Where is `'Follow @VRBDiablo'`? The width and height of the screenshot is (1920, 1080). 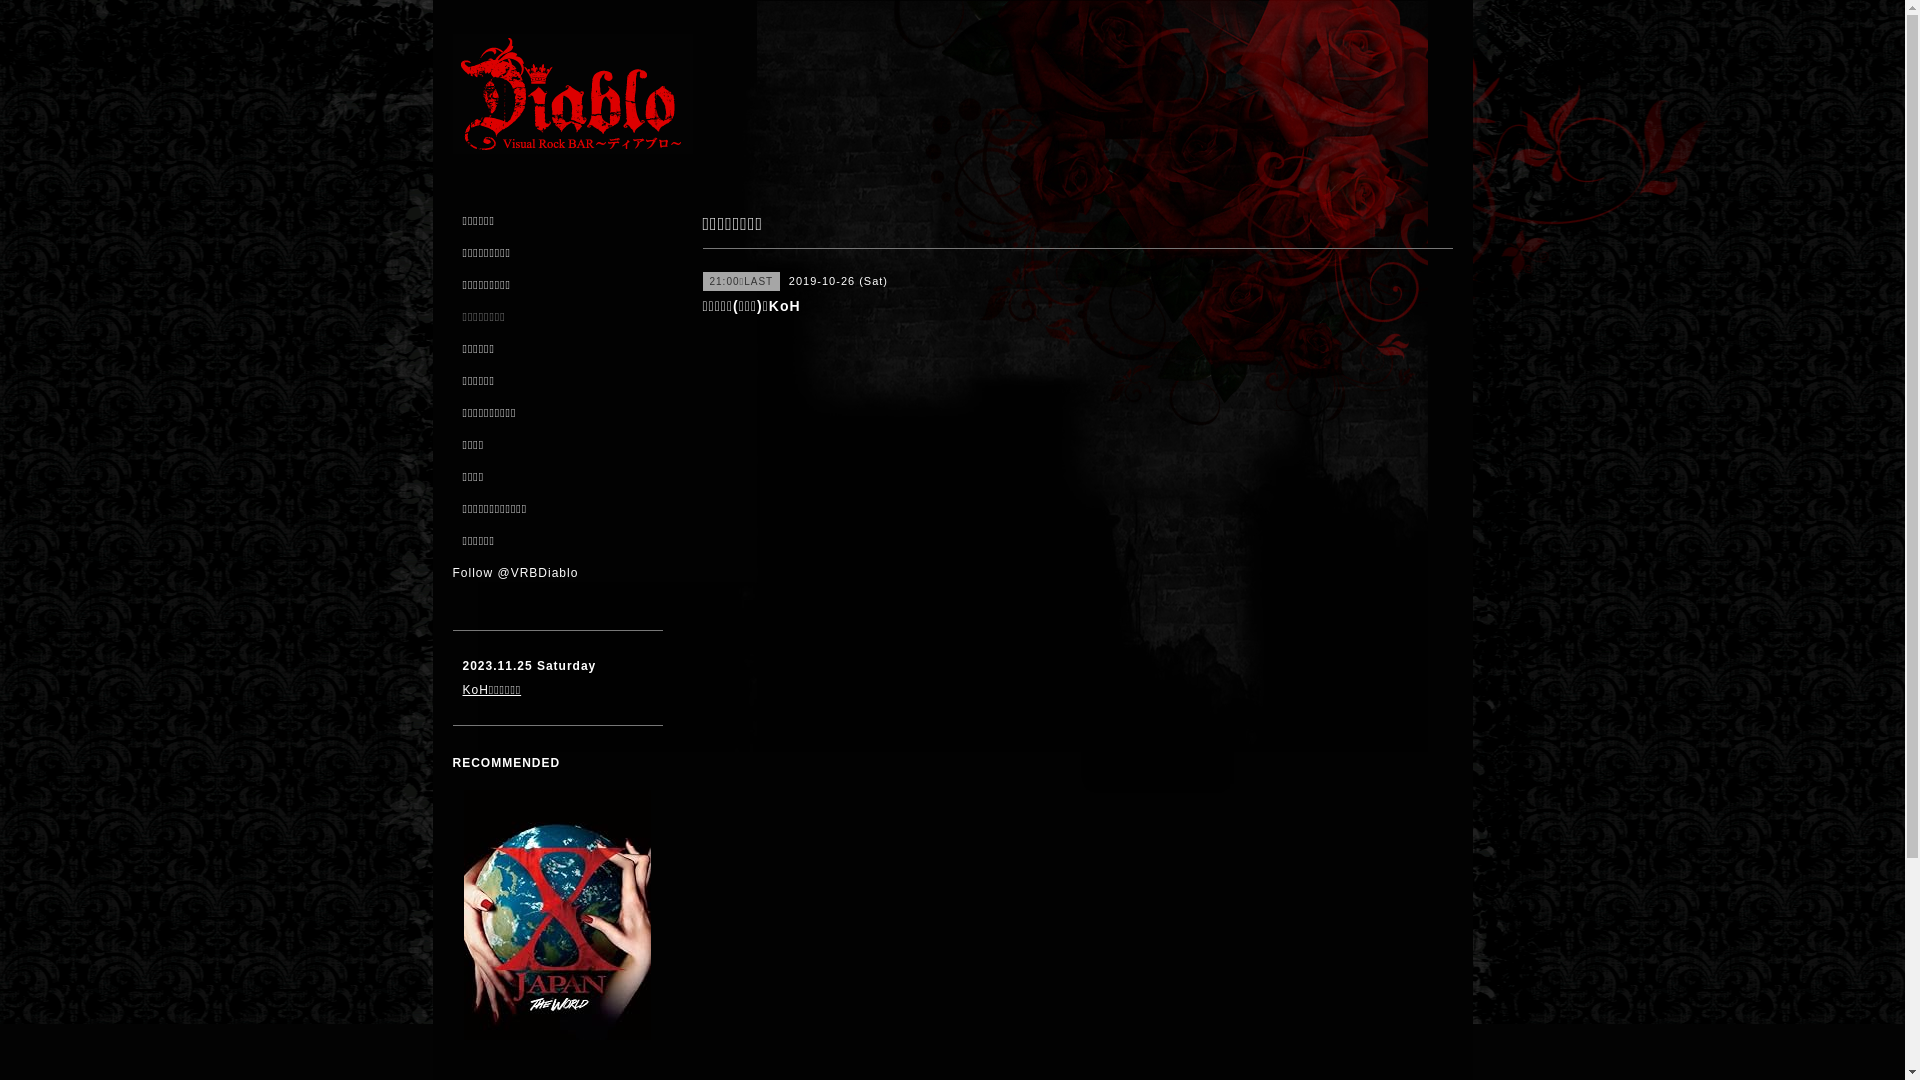 'Follow @VRBDiablo' is located at coordinates (514, 573).